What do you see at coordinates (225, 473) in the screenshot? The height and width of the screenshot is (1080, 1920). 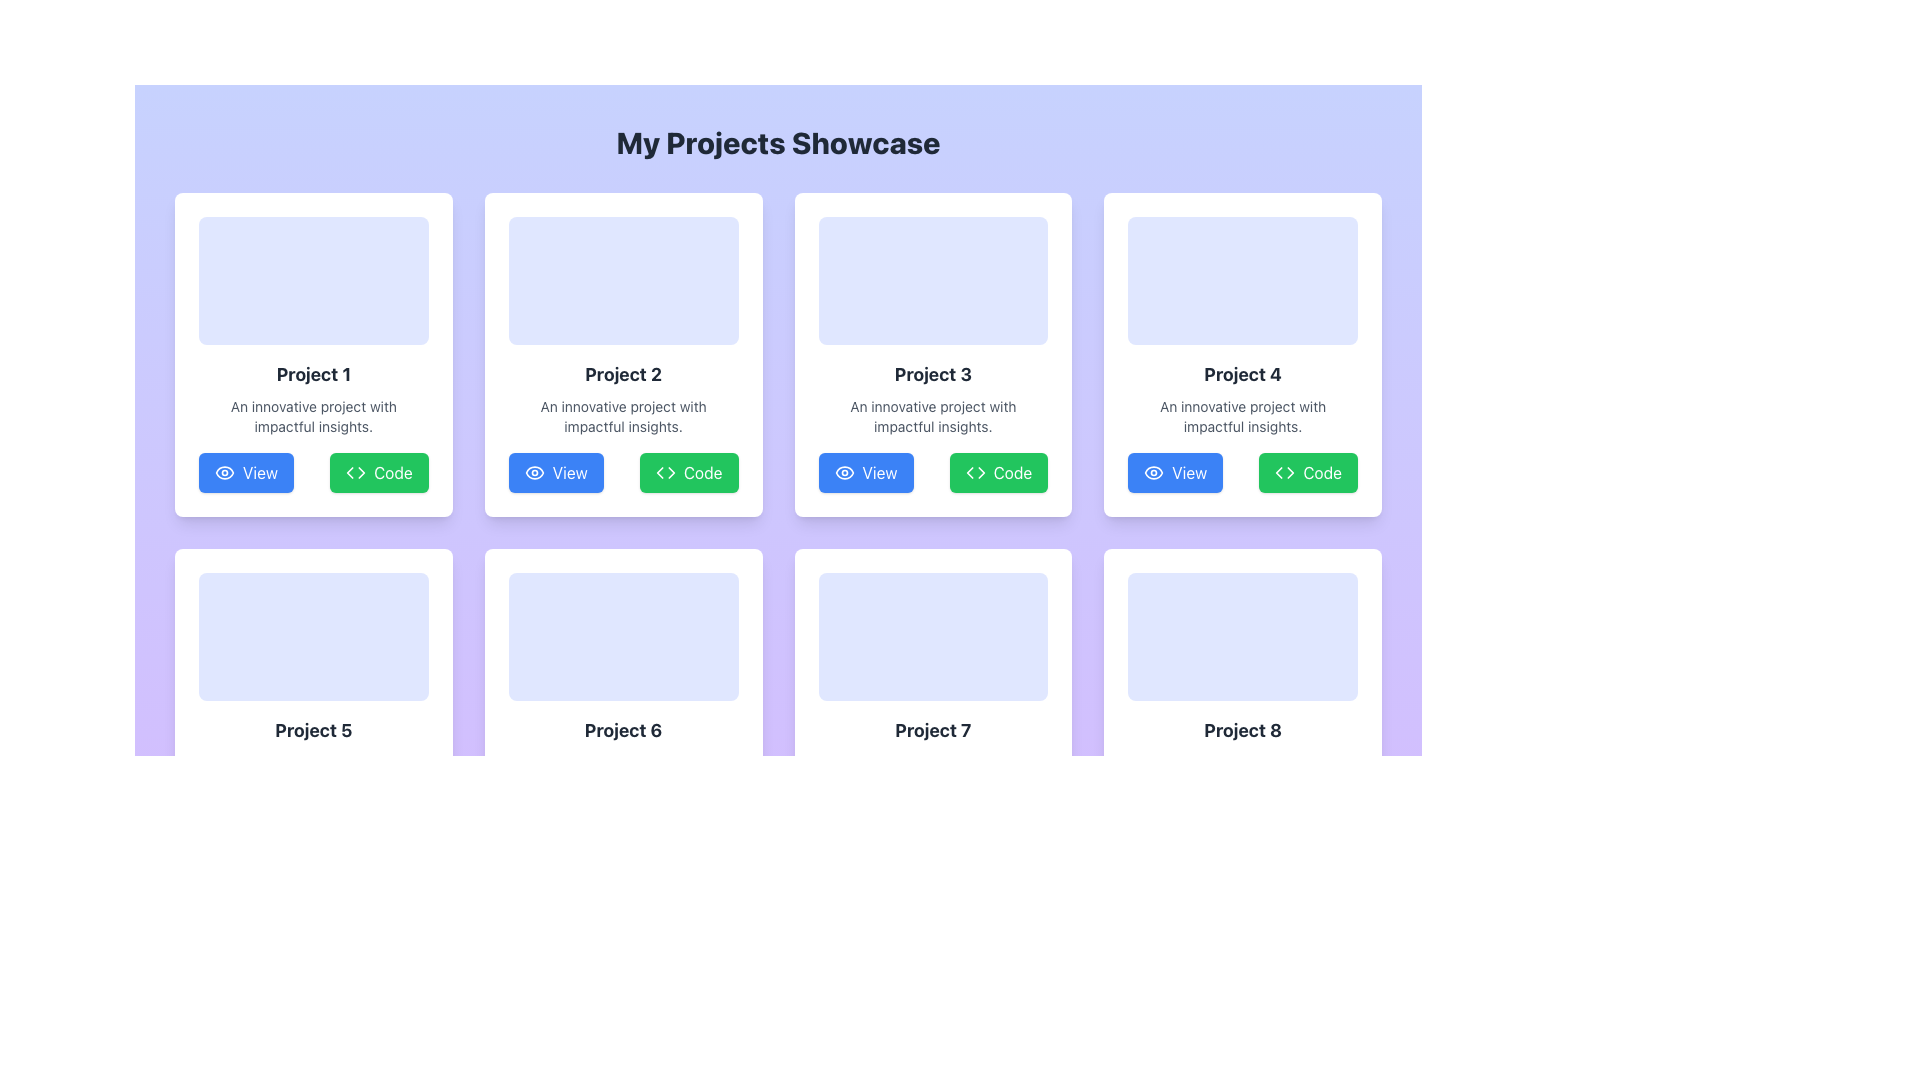 I see `the eye icon located within the 'View' button in the first project card at the top left of the grid` at bounding box center [225, 473].